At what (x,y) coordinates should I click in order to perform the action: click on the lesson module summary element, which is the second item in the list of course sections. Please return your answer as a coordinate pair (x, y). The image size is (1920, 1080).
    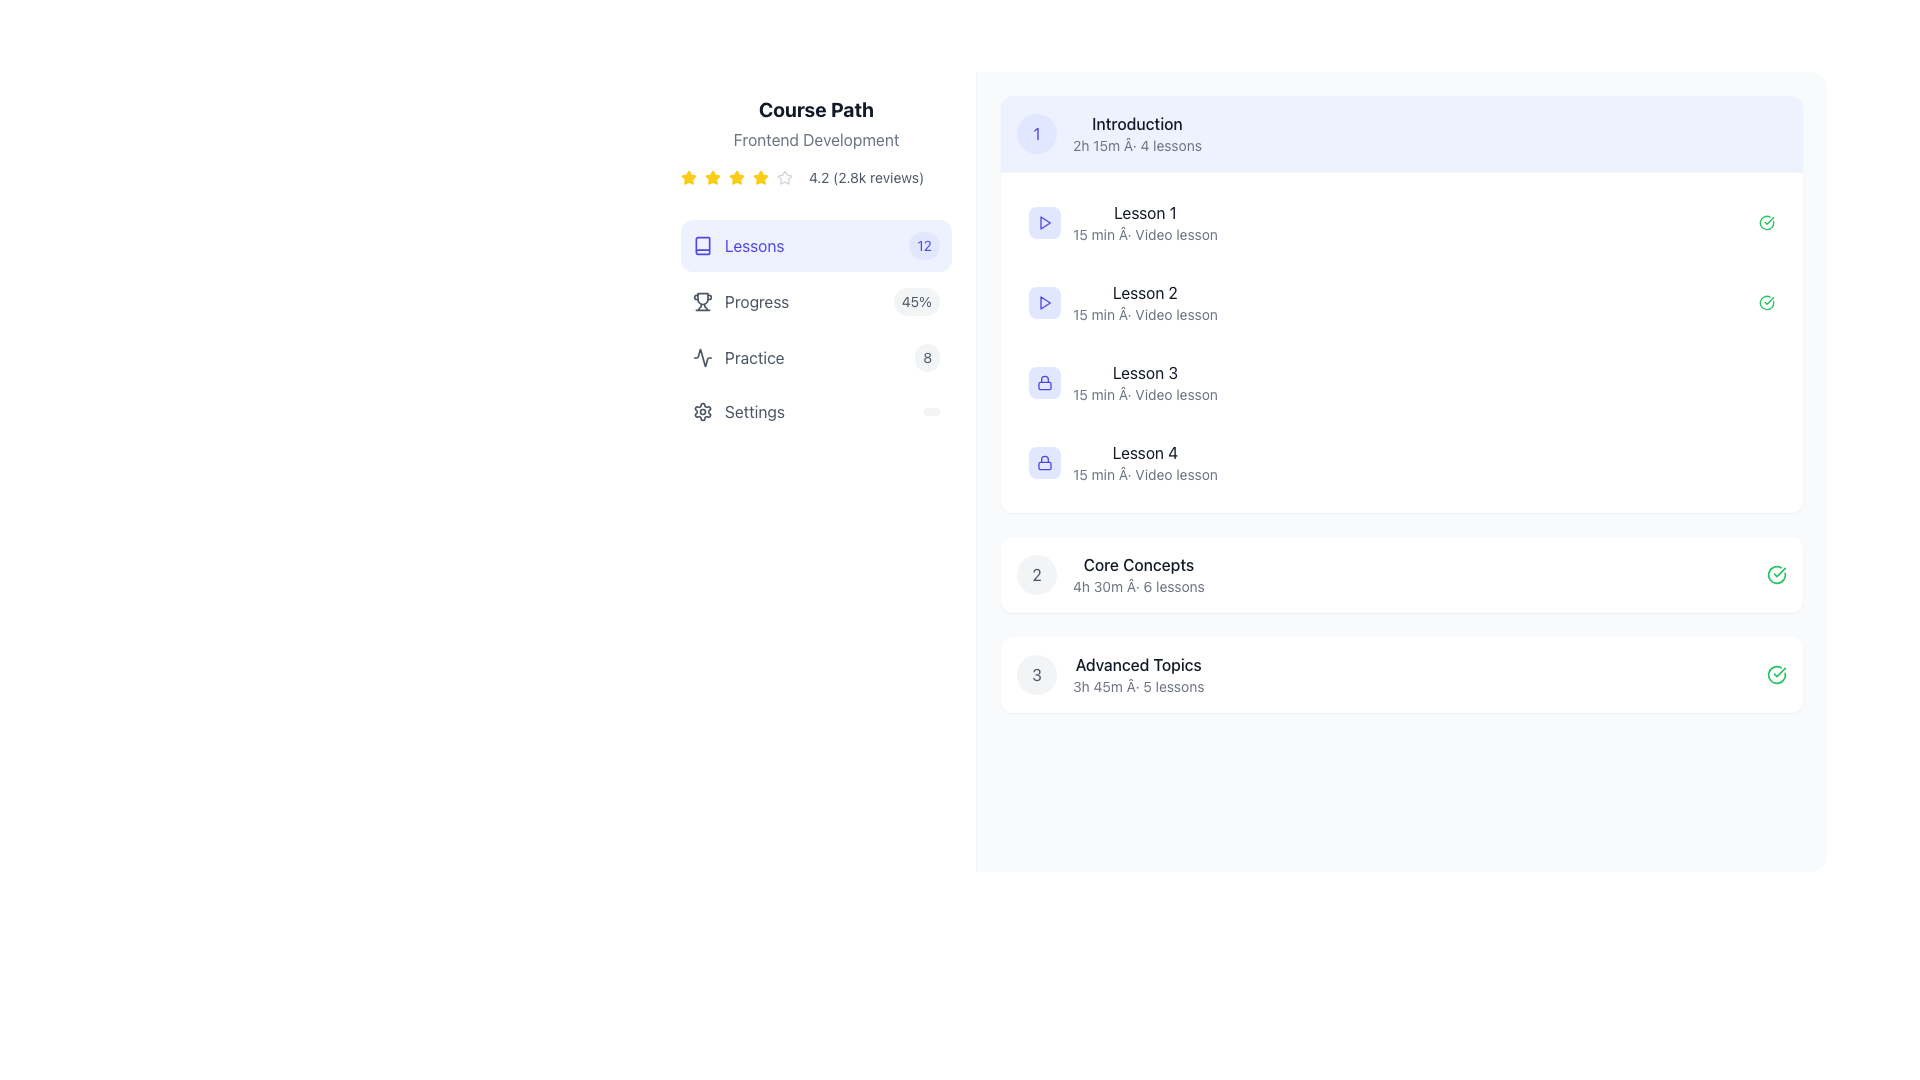
    Looking at the image, I should click on (1109, 574).